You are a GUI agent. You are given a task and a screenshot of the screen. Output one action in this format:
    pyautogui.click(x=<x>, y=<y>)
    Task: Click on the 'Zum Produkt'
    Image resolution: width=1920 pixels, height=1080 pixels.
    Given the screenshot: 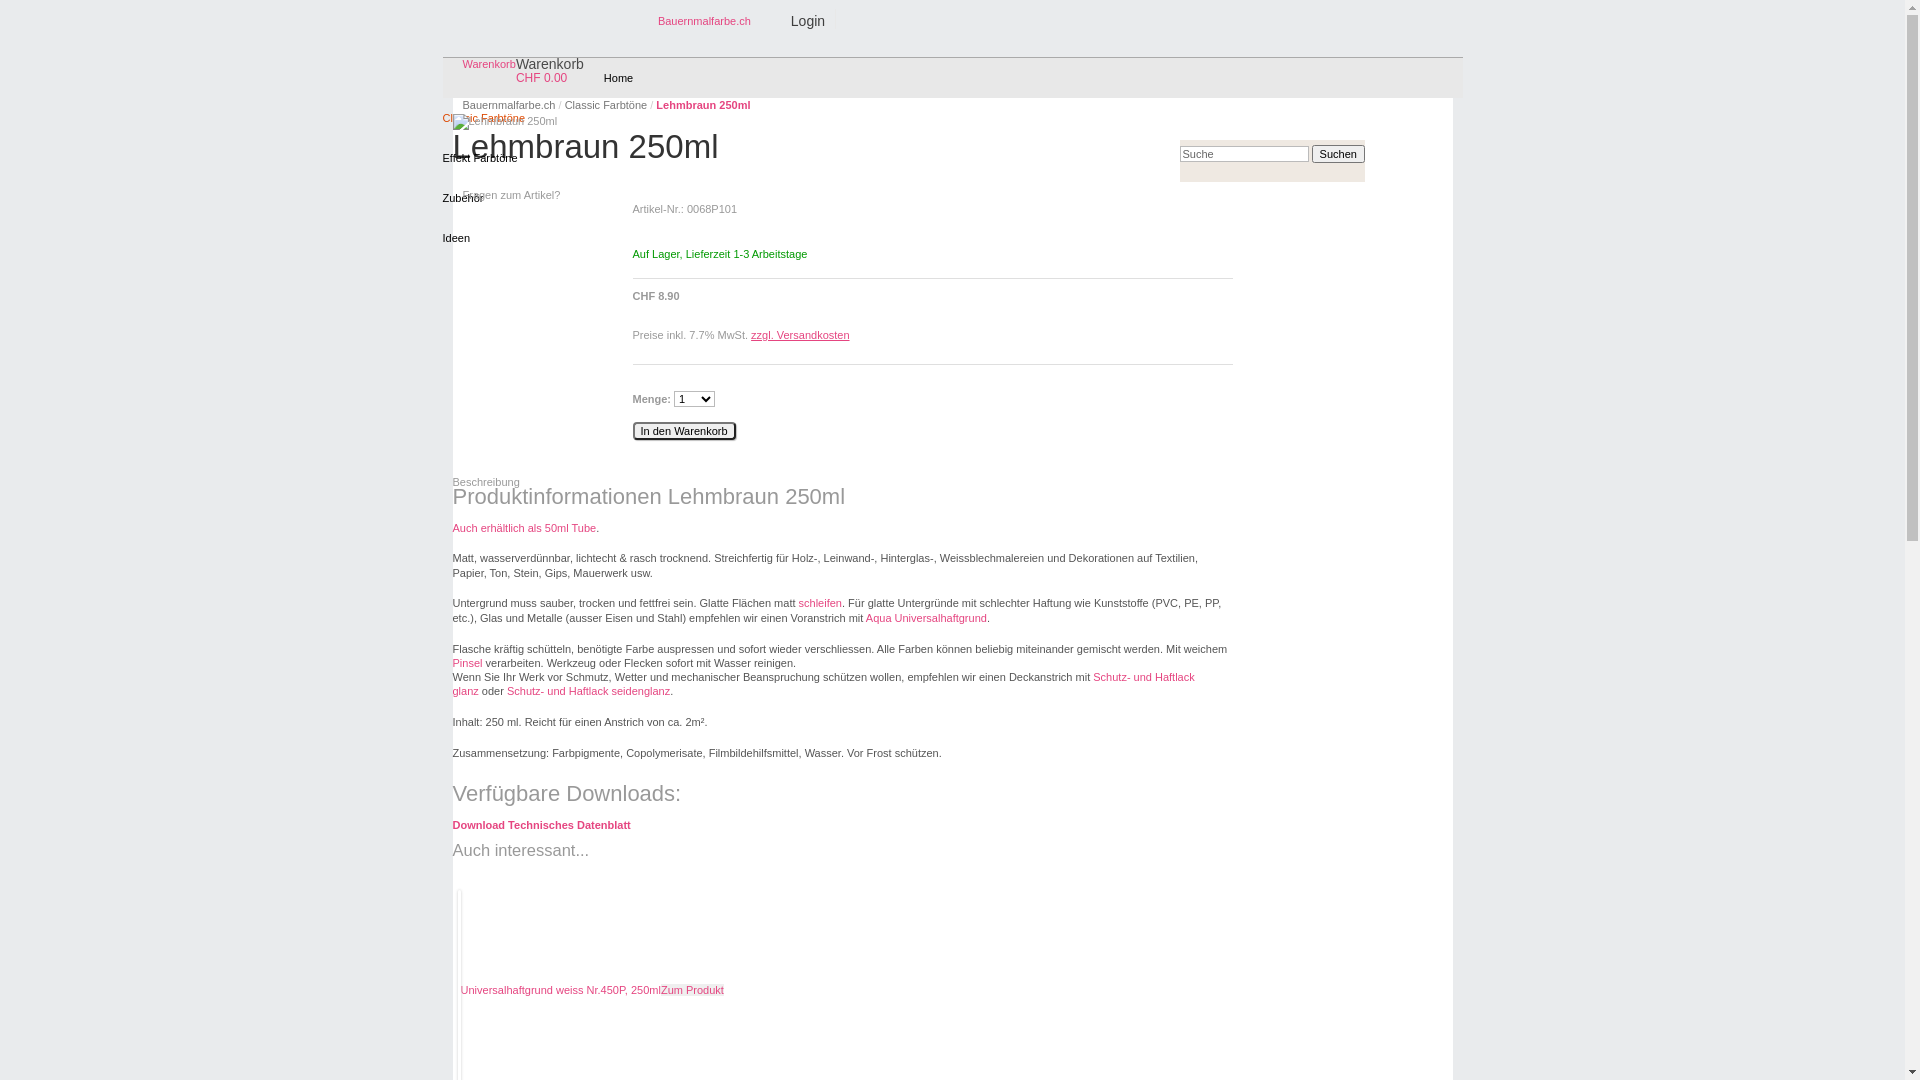 What is the action you would take?
    pyautogui.click(x=661, y=990)
    